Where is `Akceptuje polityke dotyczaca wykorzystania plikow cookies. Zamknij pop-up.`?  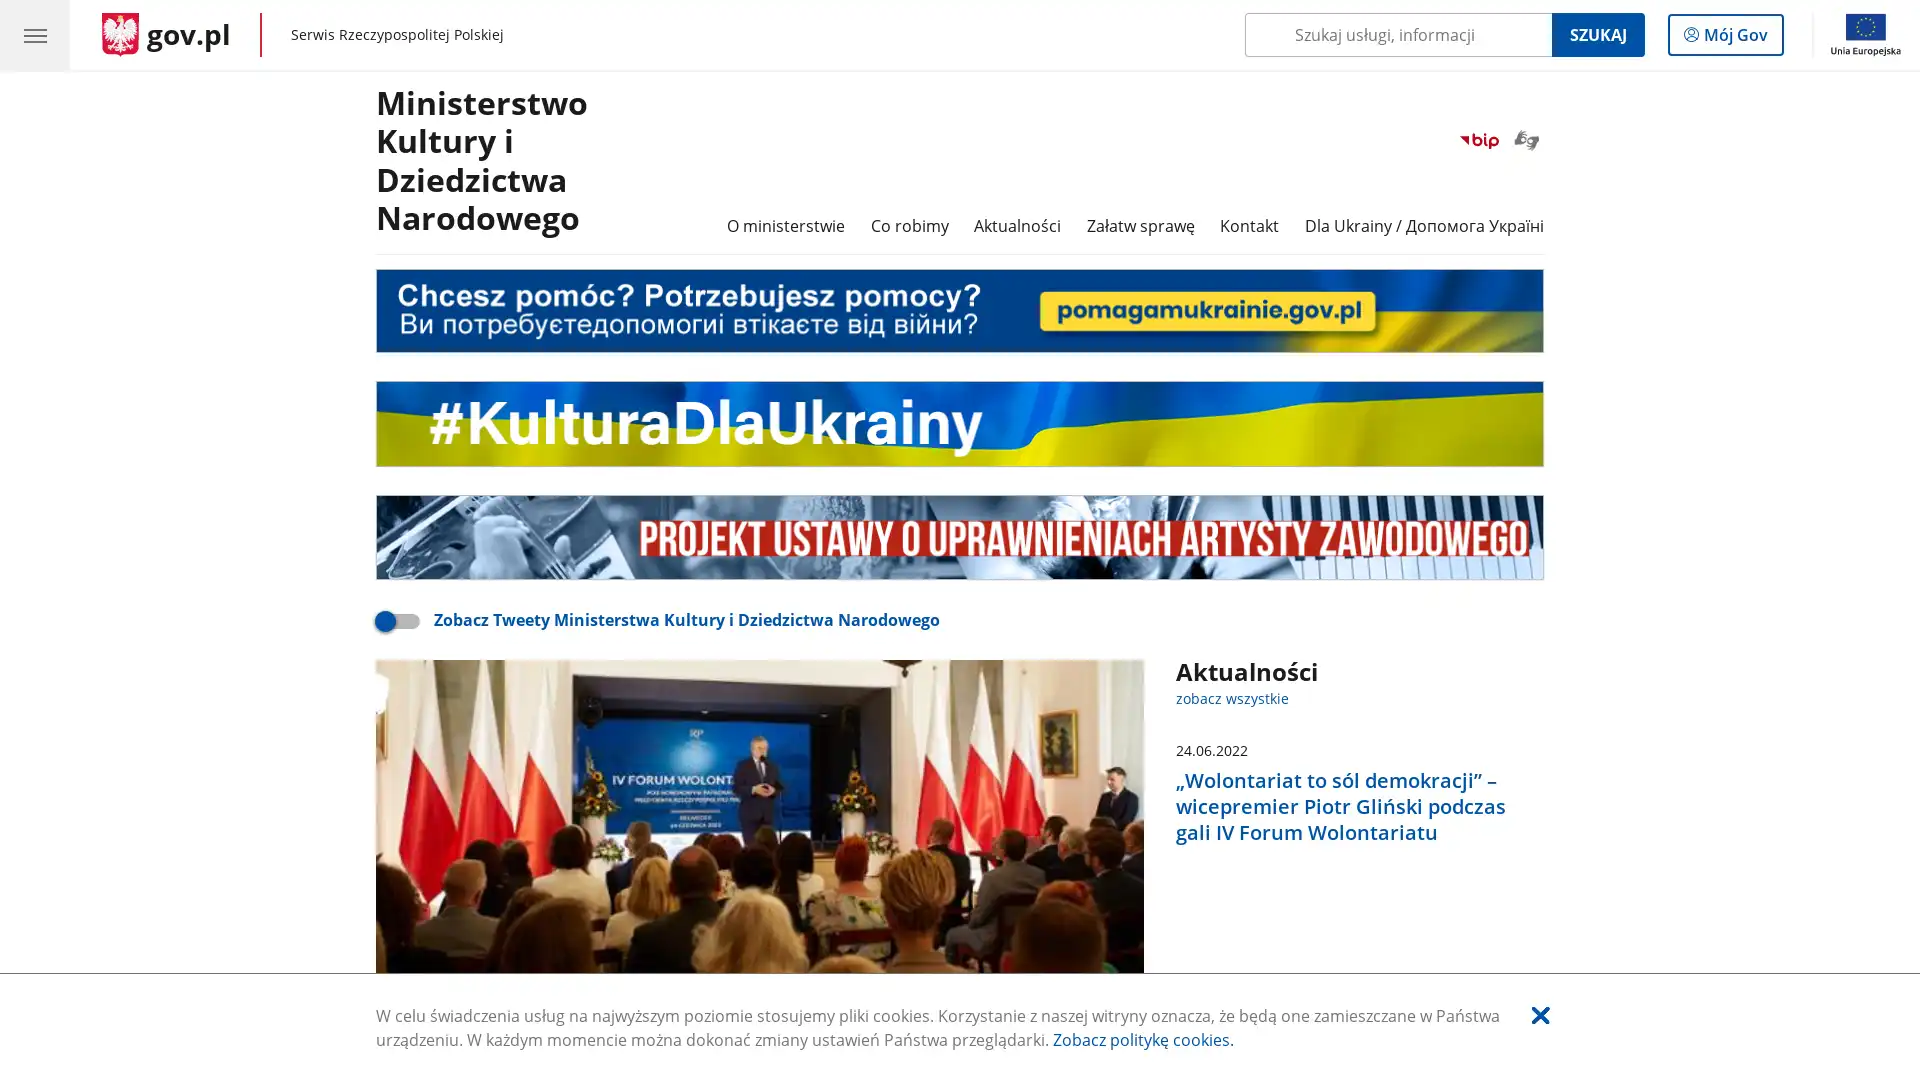
Akceptuje polityke dotyczaca wykorzystania plikow cookies. Zamknij pop-up. is located at coordinates (1539, 1014).